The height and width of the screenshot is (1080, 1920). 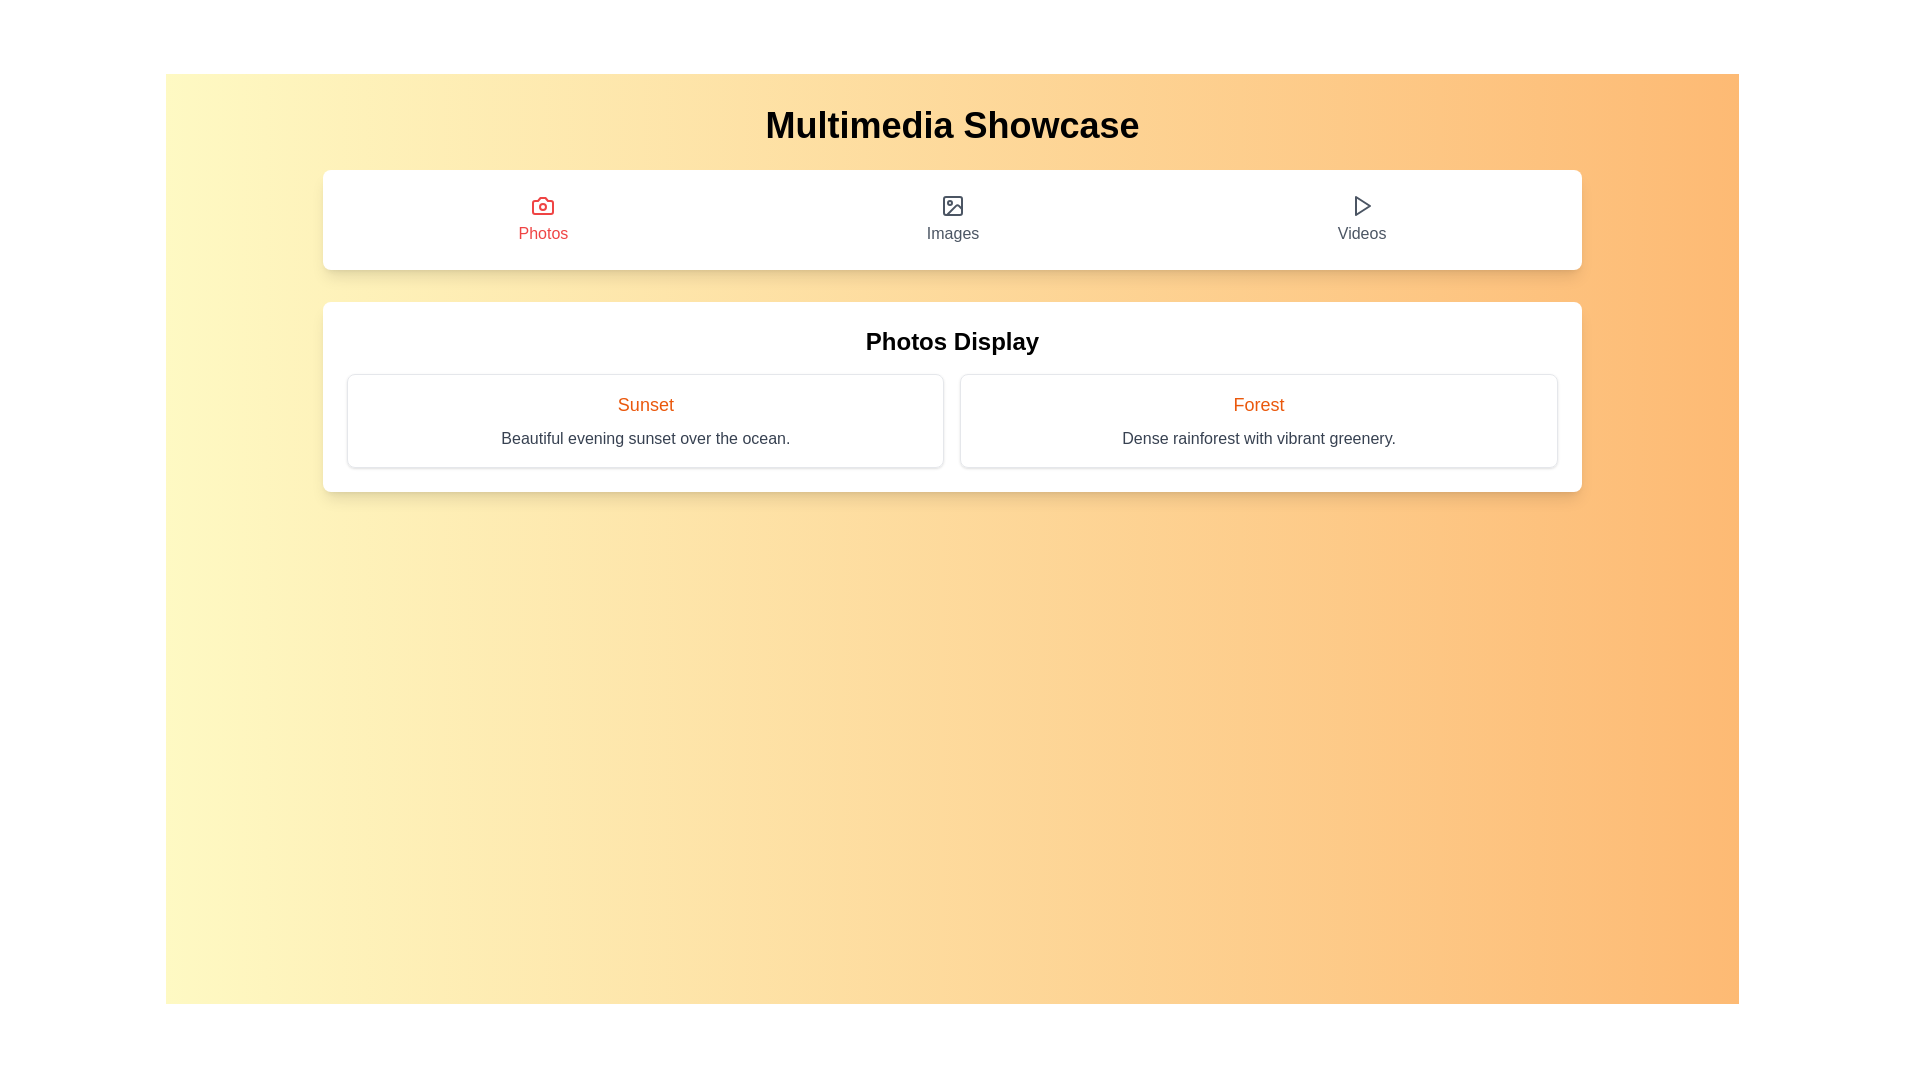 I want to click on descriptive static text located beneath the main heading of the 'Forest' card in the 'Photos Display' section, which provides context about the content or imagery presented, so click(x=1258, y=438).